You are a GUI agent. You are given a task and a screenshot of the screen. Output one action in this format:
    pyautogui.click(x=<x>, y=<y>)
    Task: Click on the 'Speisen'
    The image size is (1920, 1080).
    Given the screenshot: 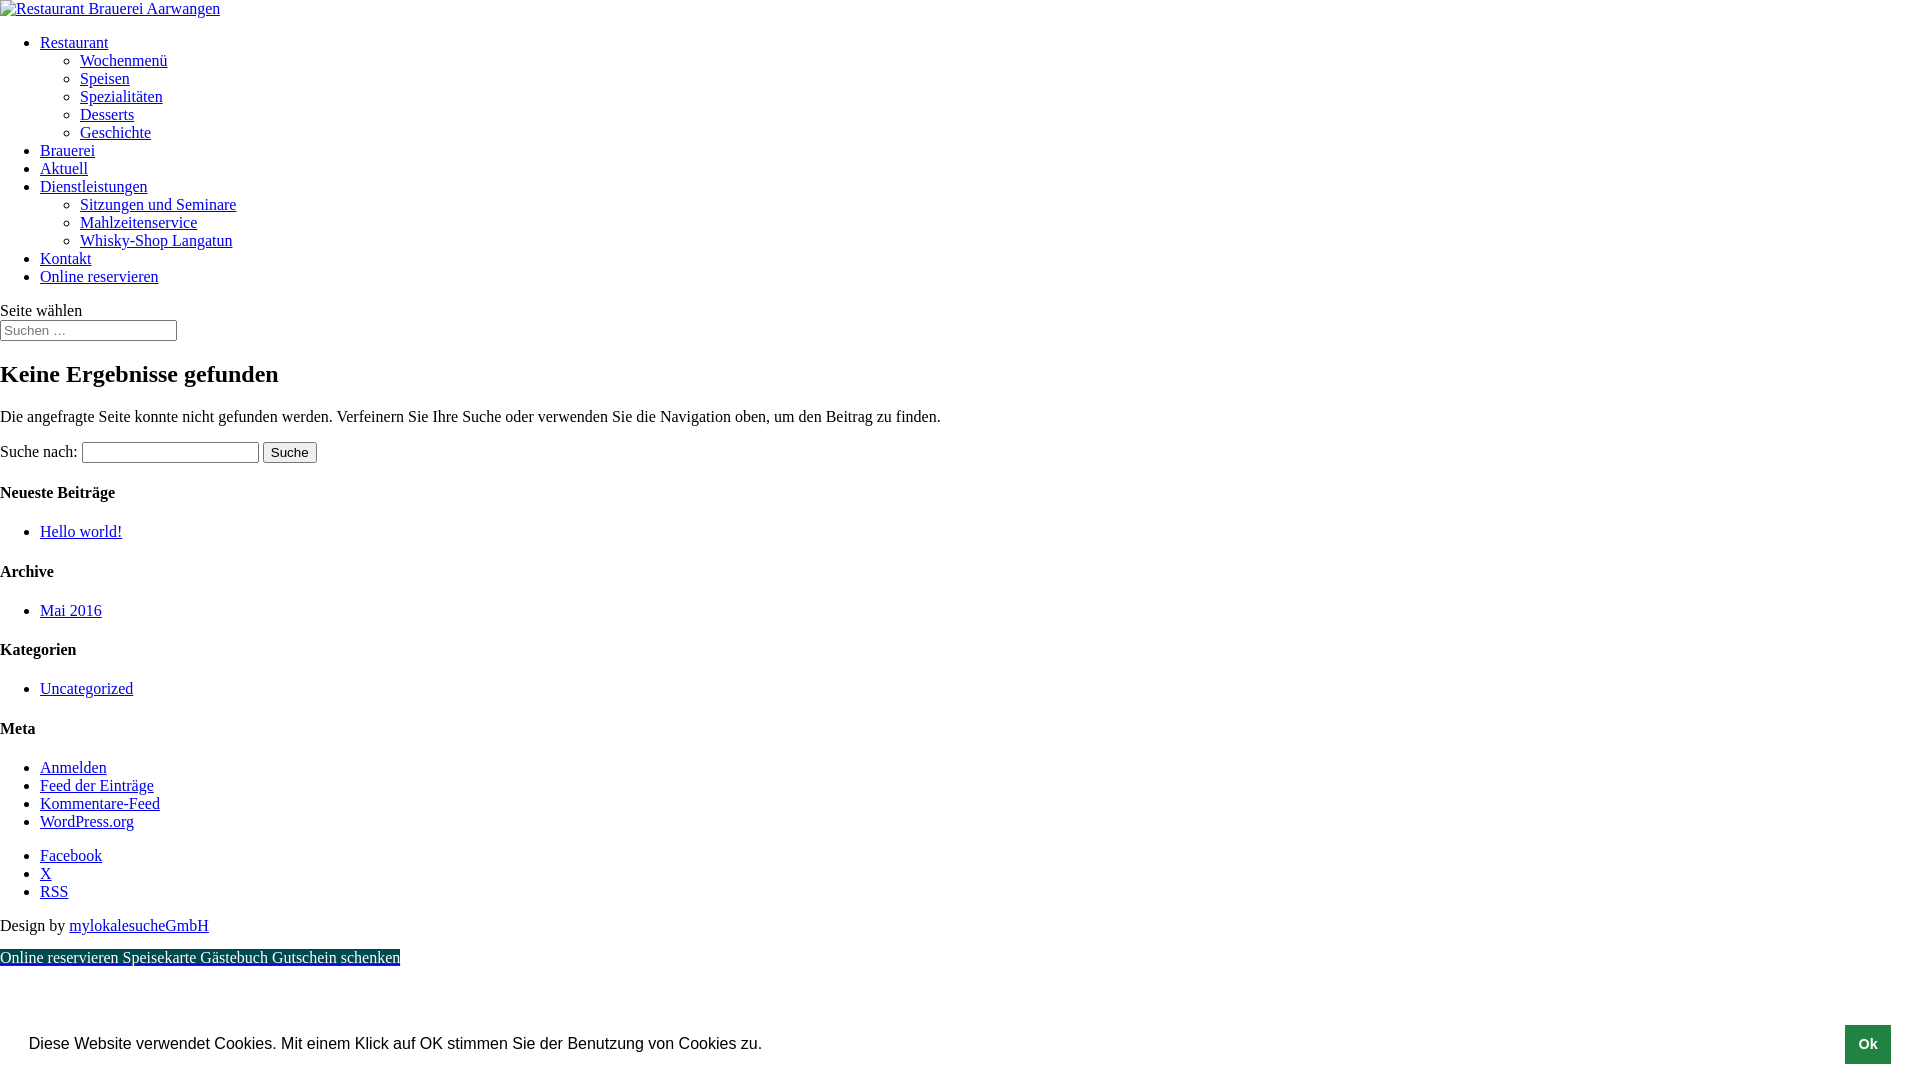 What is the action you would take?
    pyautogui.click(x=104, y=77)
    